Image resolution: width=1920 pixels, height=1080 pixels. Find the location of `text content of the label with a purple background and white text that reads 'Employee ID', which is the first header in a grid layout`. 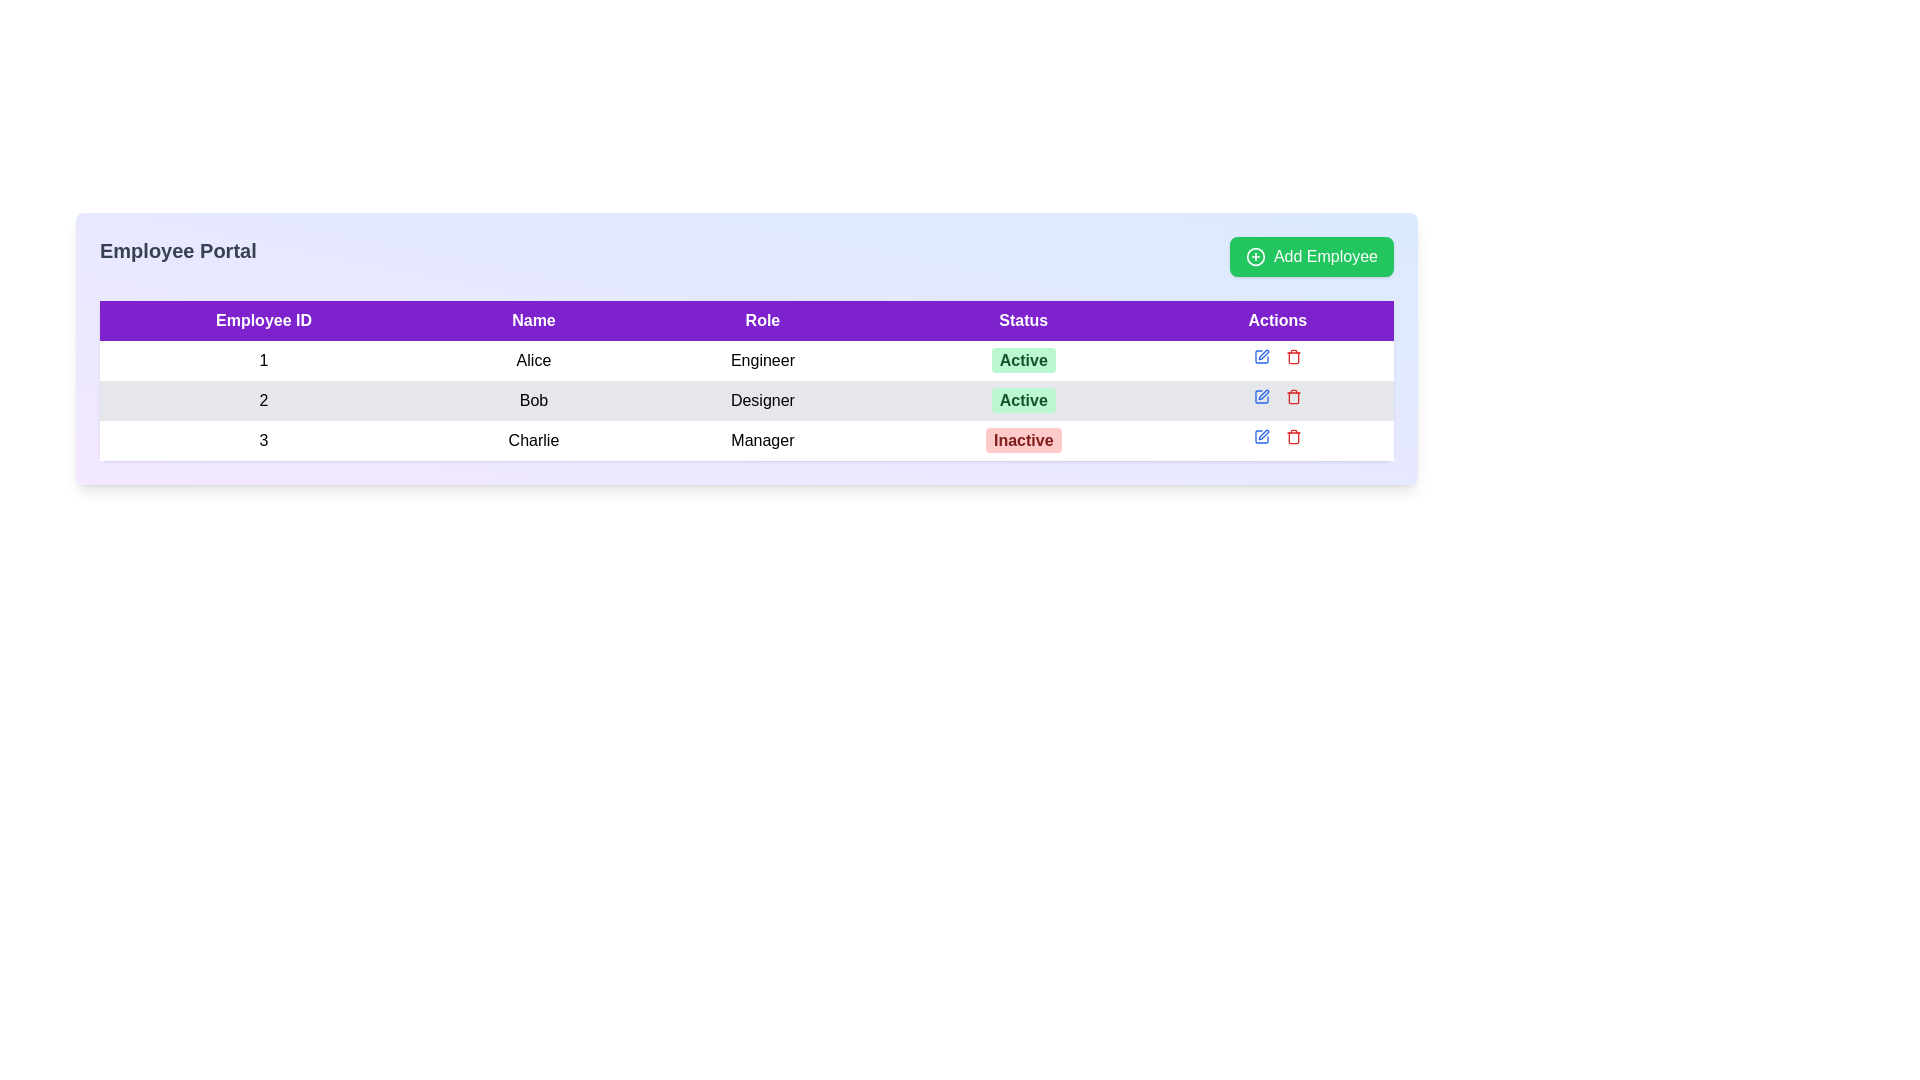

text content of the label with a purple background and white text that reads 'Employee ID', which is the first header in a grid layout is located at coordinates (263, 319).